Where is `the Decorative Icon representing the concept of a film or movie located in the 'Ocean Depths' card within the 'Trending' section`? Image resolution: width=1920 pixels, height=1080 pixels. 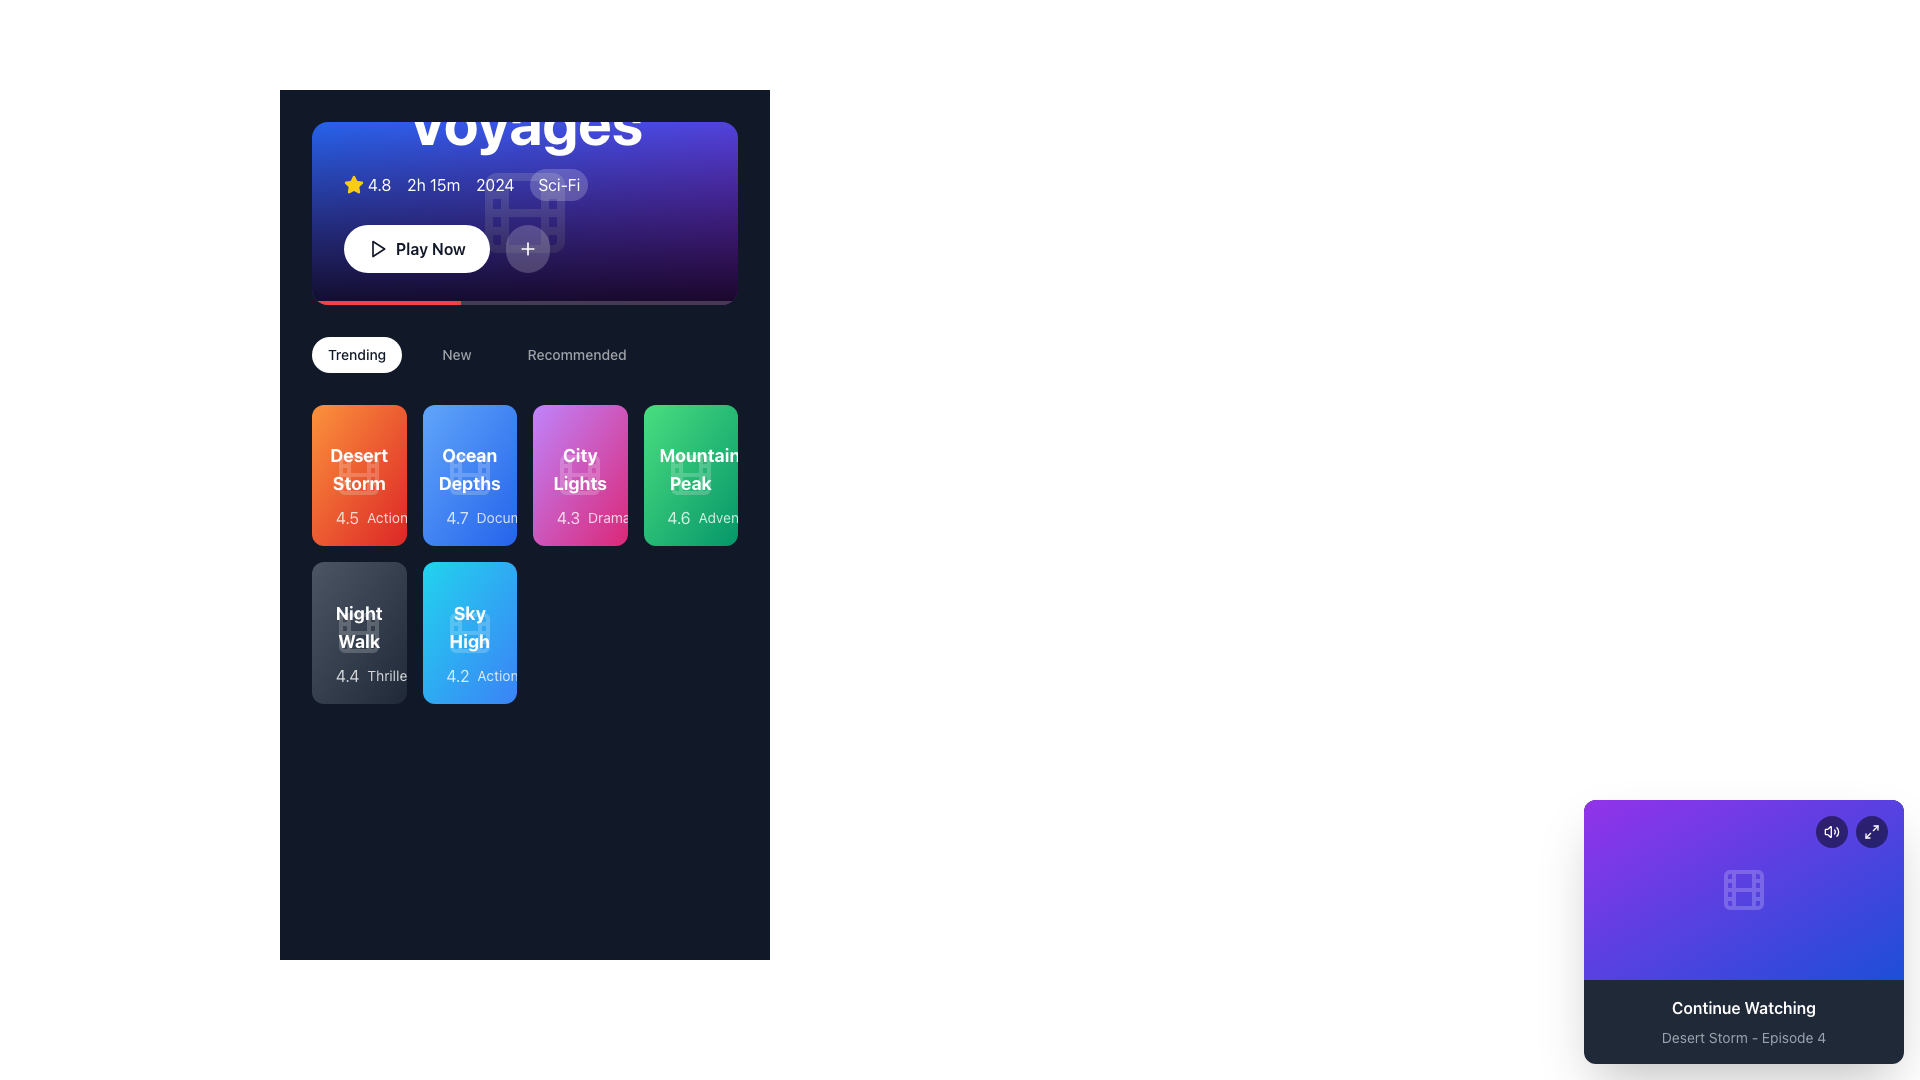 the Decorative Icon representing the concept of a film or movie located in the 'Ocean Depths' card within the 'Trending' section is located at coordinates (468, 475).